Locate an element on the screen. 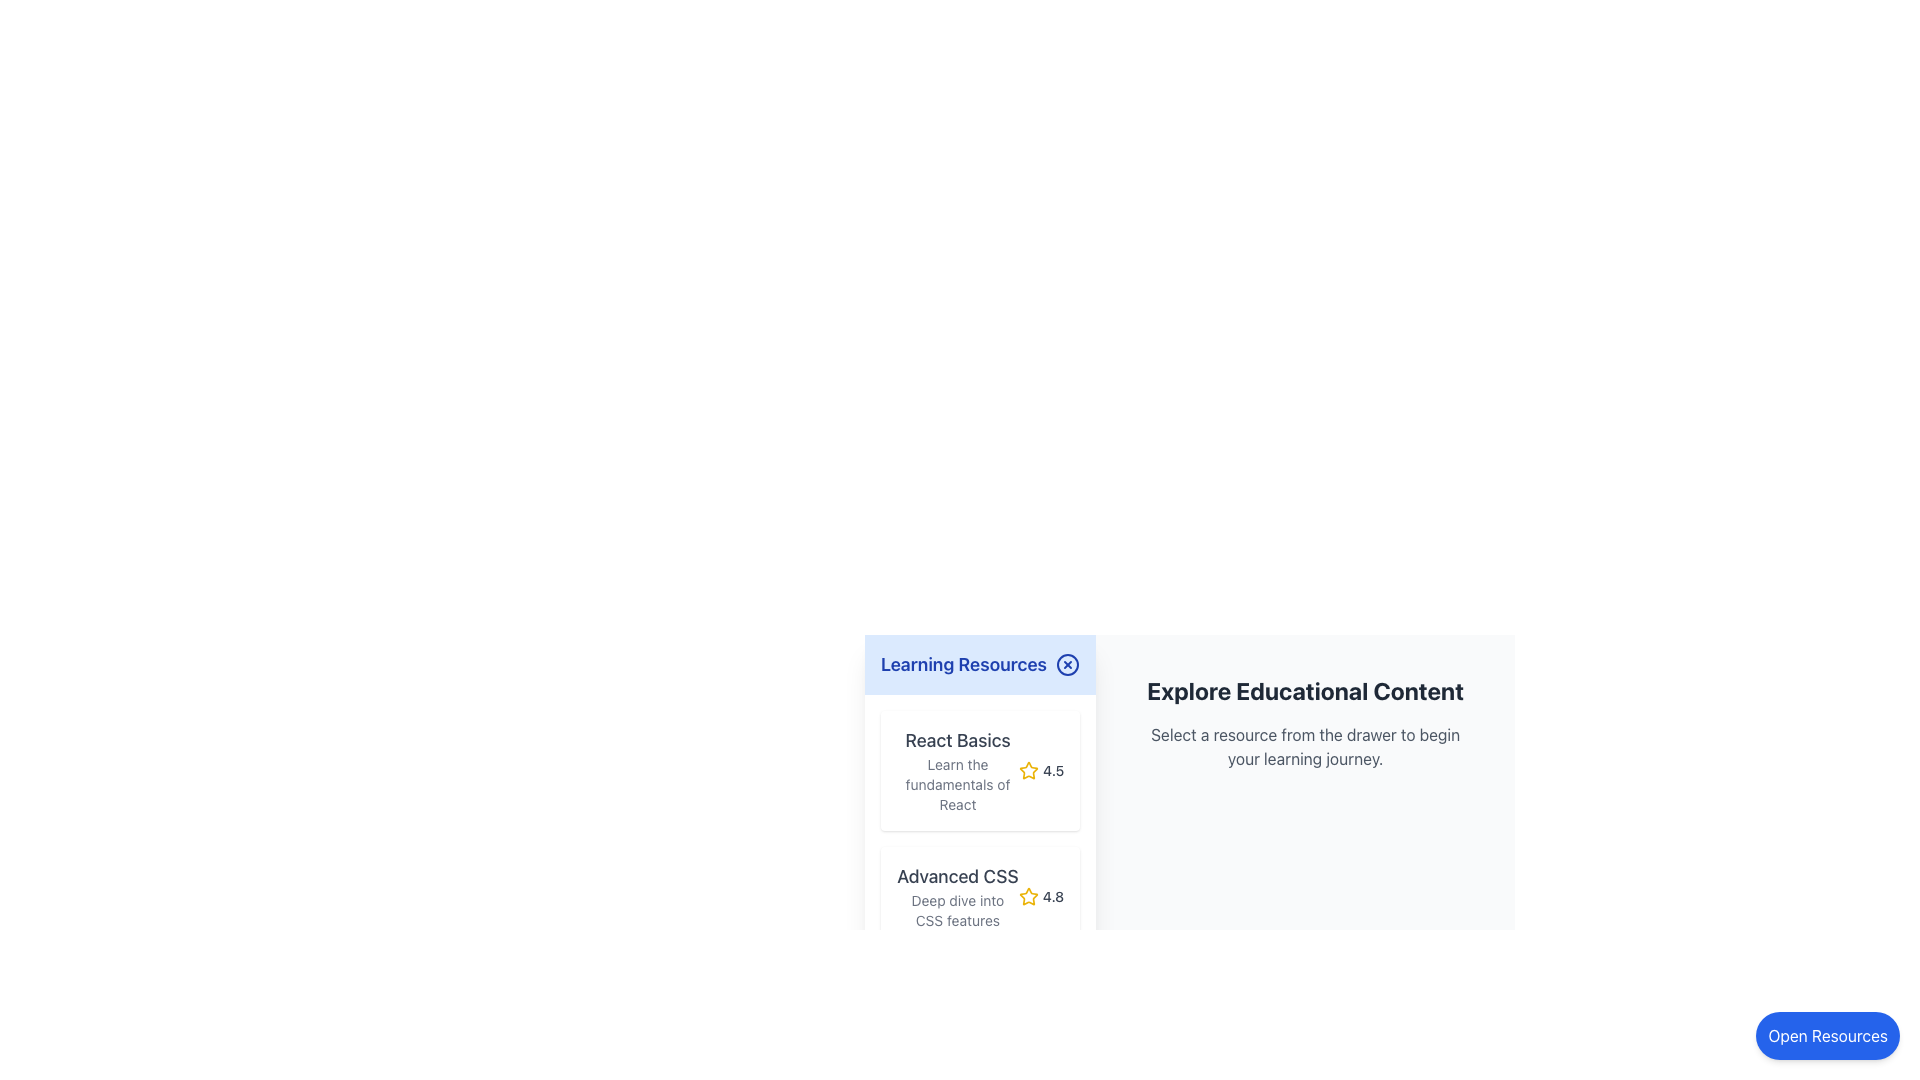 The image size is (1920, 1080). the star icon indicating a rating of '4.5' in the 'Learning Resources' section below the 'React Basics' title is located at coordinates (1029, 770).